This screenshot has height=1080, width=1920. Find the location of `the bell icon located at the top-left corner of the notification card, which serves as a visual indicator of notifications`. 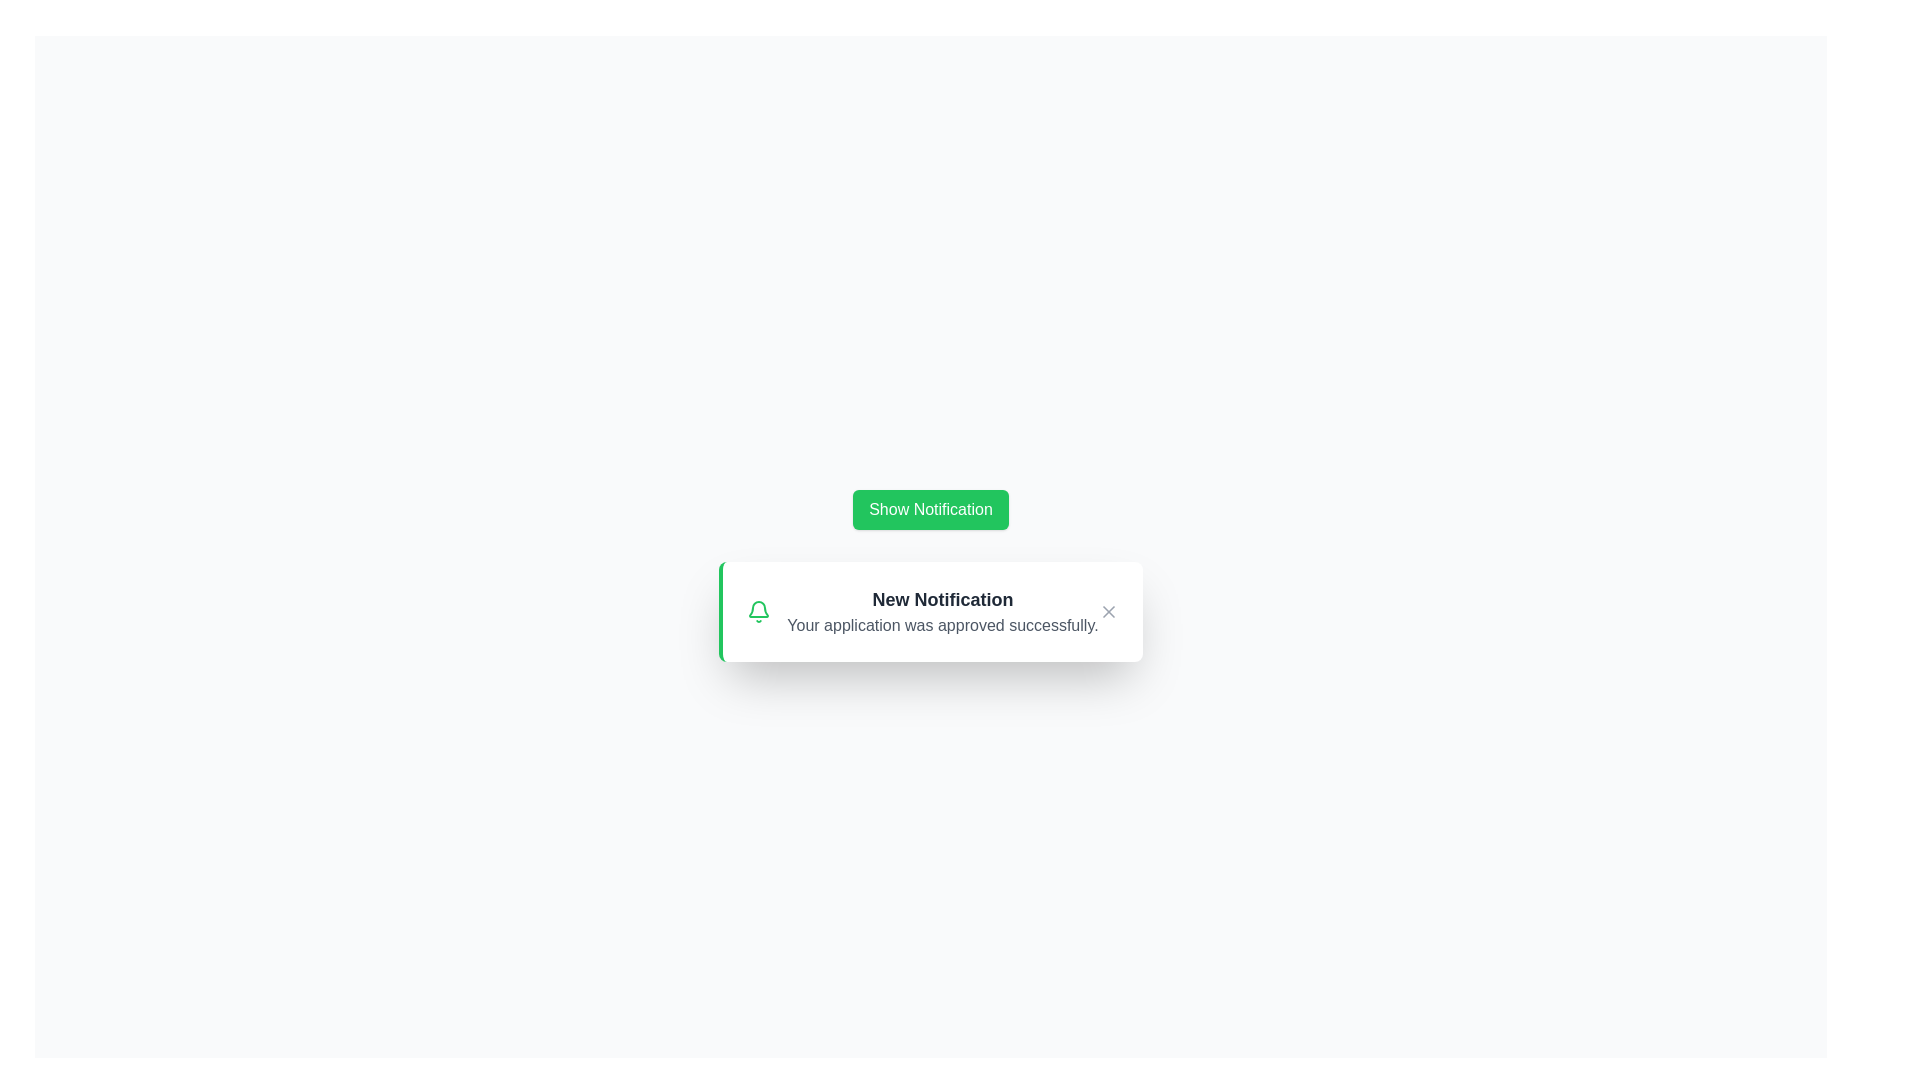

the bell icon located at the top-left corner of the notification card, which serves as a visual indicator of notifications is located at coordinates (758, 611).